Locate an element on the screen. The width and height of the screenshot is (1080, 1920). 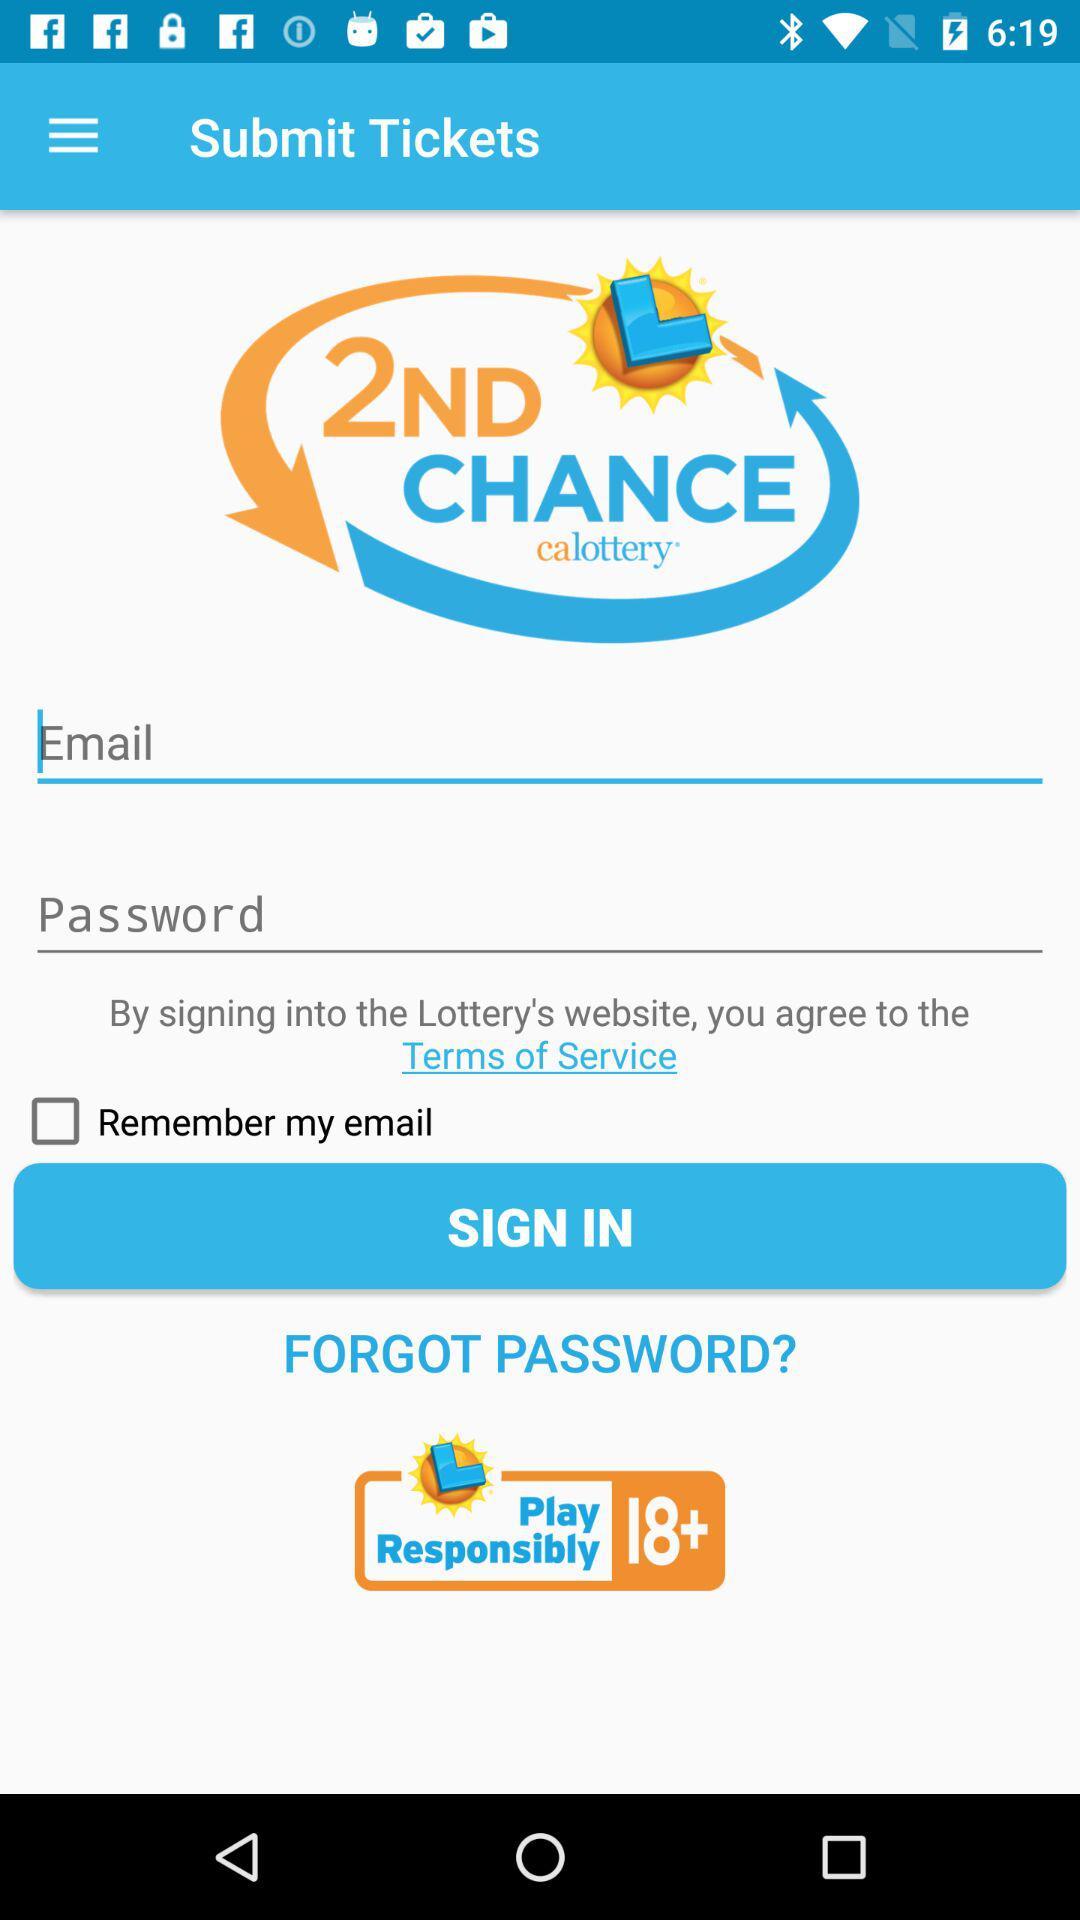
email incorrect is located at coordinates (540, 728).